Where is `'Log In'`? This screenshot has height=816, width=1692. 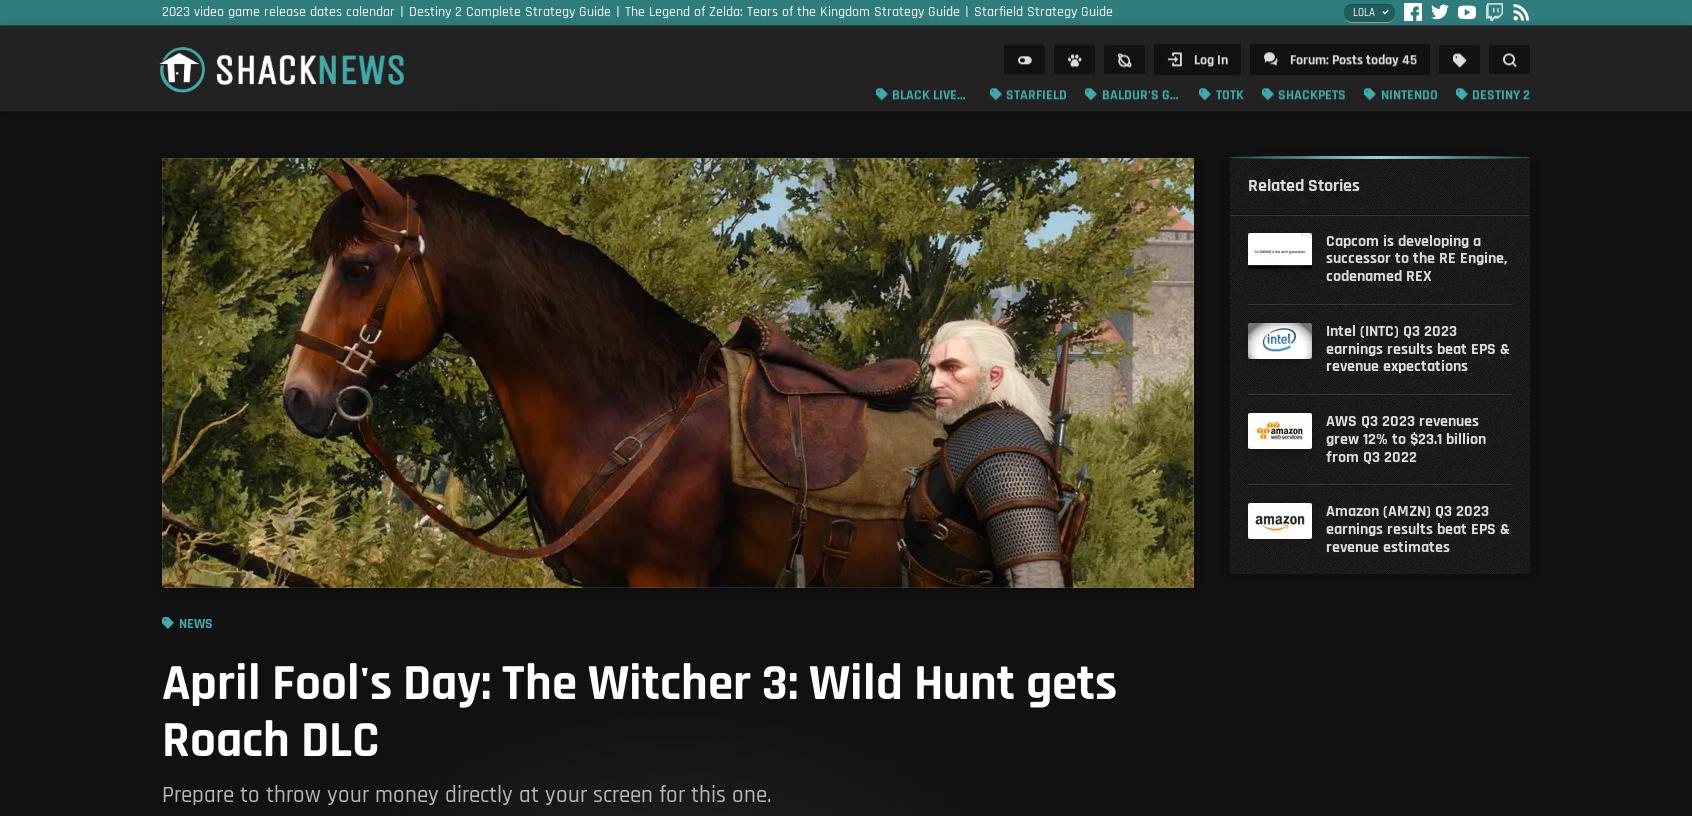 'Log In' is located at coordinates (1209, 65).